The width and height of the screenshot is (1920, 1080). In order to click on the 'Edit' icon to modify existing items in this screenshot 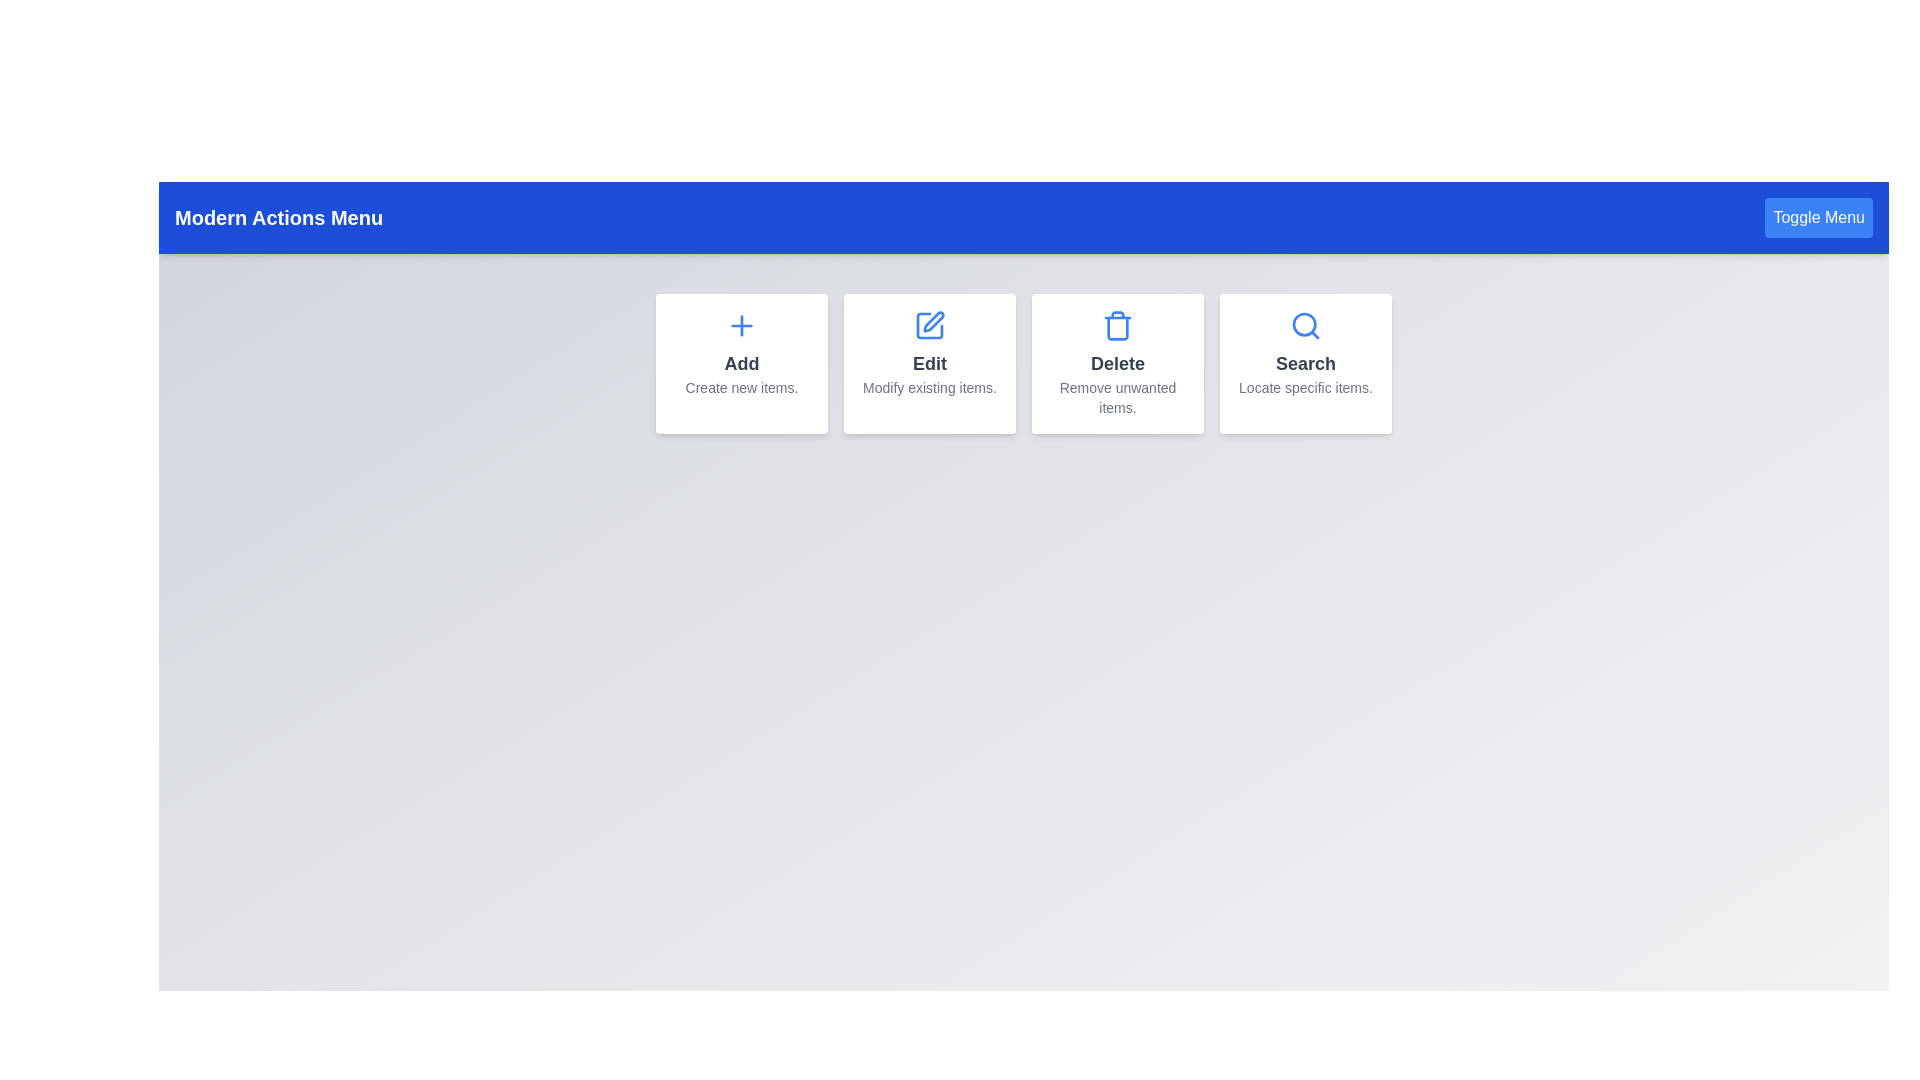, I will do `click(929, 325)`.